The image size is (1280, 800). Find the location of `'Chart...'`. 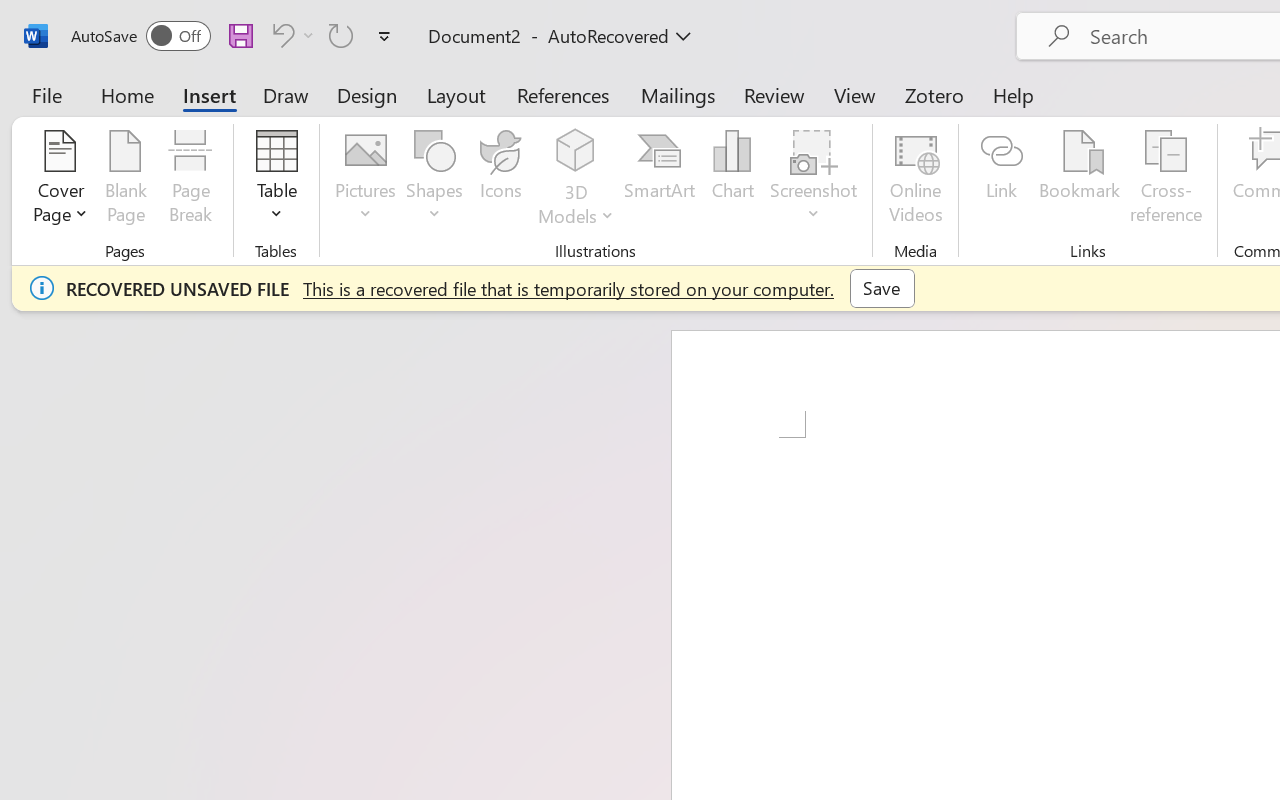

'Chart...' is located at coordinates (731, 179).